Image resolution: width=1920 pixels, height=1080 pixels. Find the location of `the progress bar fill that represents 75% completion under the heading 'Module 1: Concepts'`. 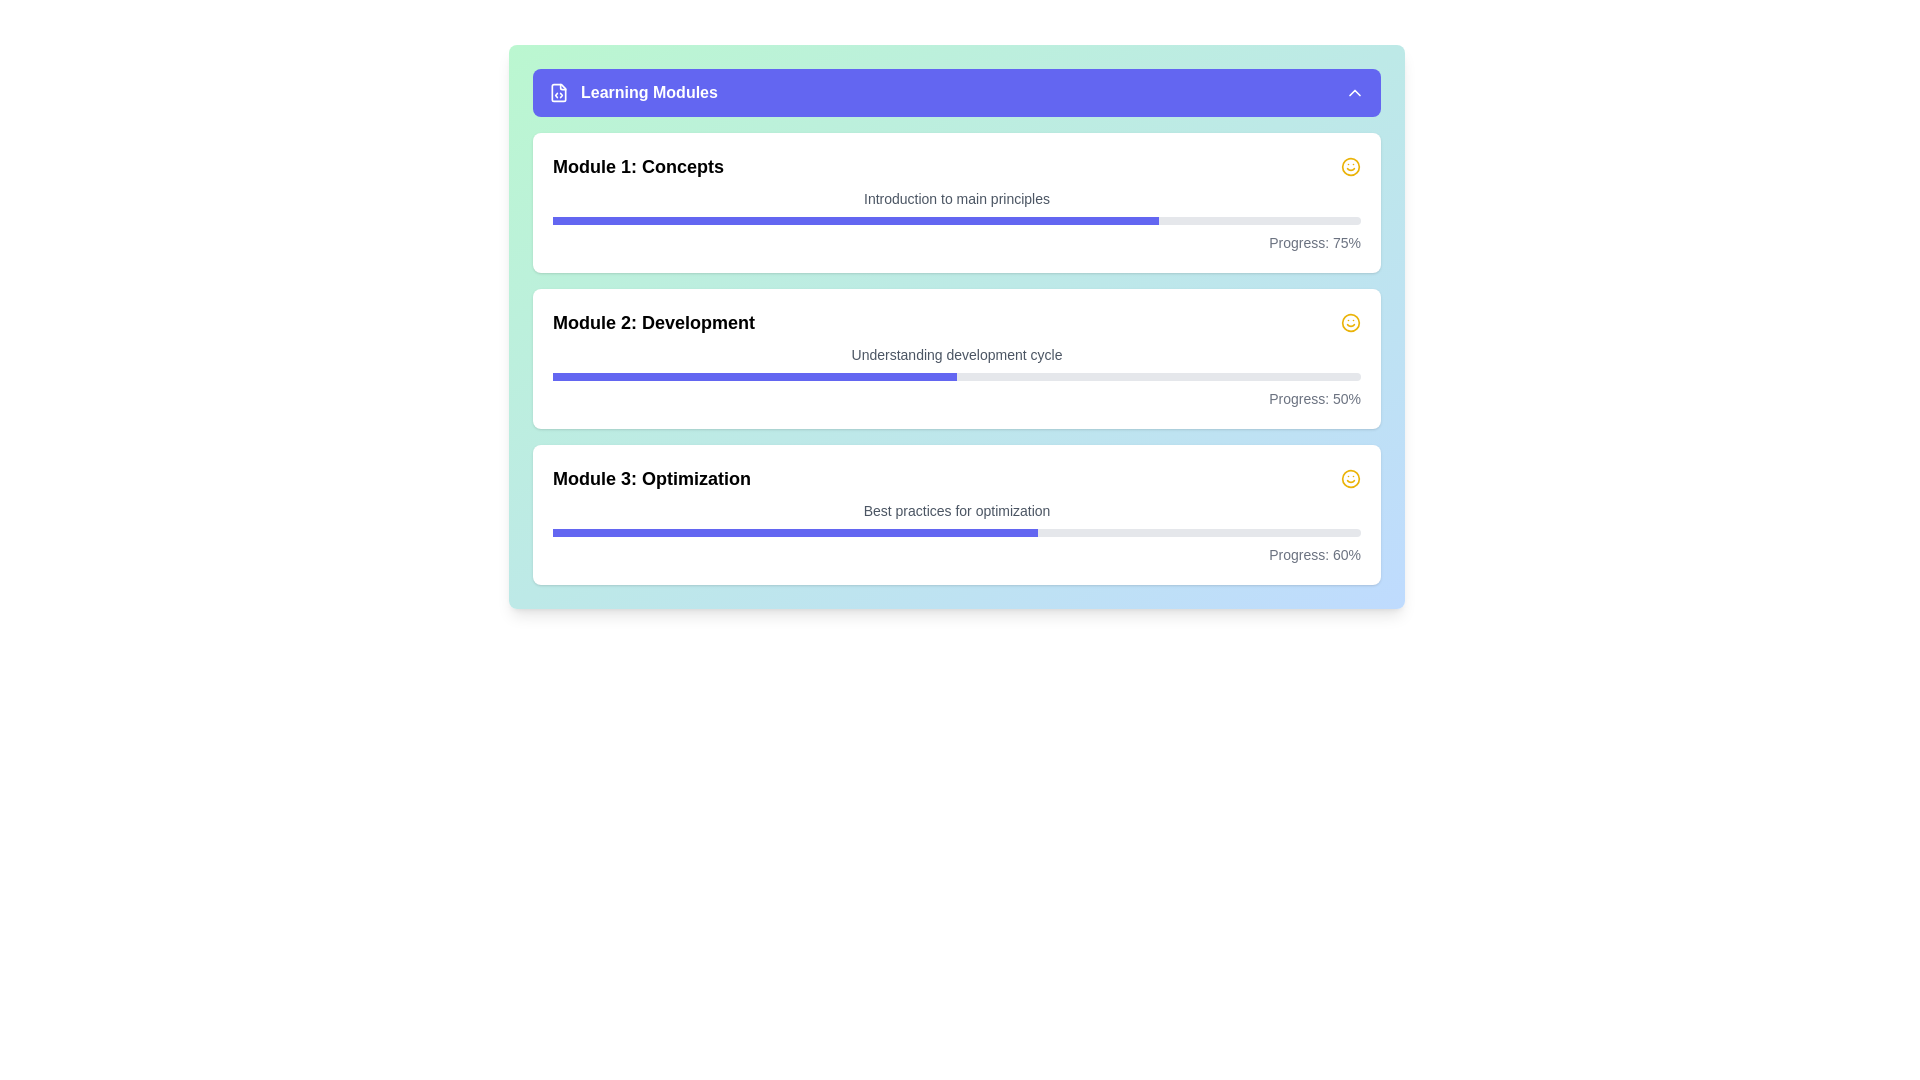

the progress bar fill that represents 75% completion under the heading 'Module 1: Concepts' is located at coordinates (855, 220).